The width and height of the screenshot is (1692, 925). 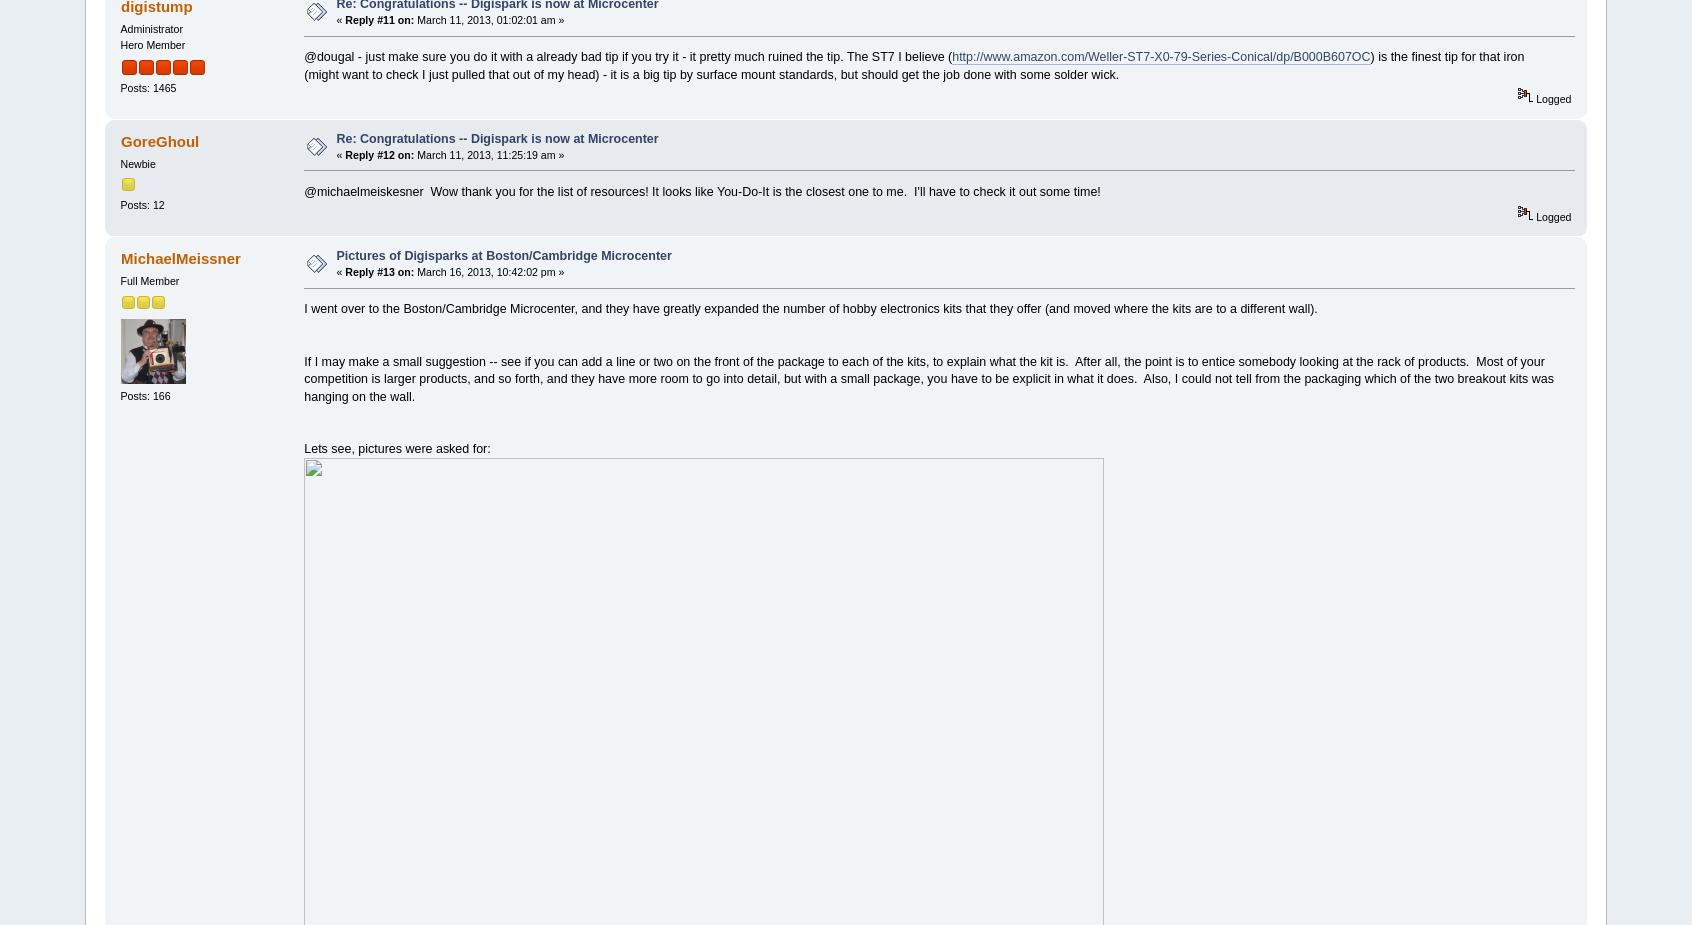 What do you see at coordinates (343, 18) in the screenshot?
I see `'Reply #11 on:'` at bounding box center [343, 18].